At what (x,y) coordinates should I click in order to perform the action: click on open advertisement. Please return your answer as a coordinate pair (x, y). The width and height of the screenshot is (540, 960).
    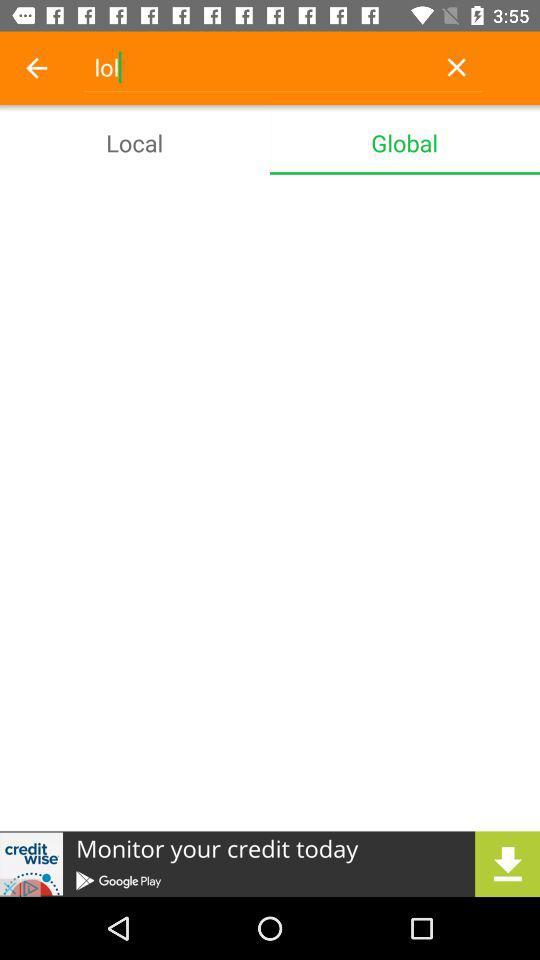
    Looking at the image, I should click on (270, 863).